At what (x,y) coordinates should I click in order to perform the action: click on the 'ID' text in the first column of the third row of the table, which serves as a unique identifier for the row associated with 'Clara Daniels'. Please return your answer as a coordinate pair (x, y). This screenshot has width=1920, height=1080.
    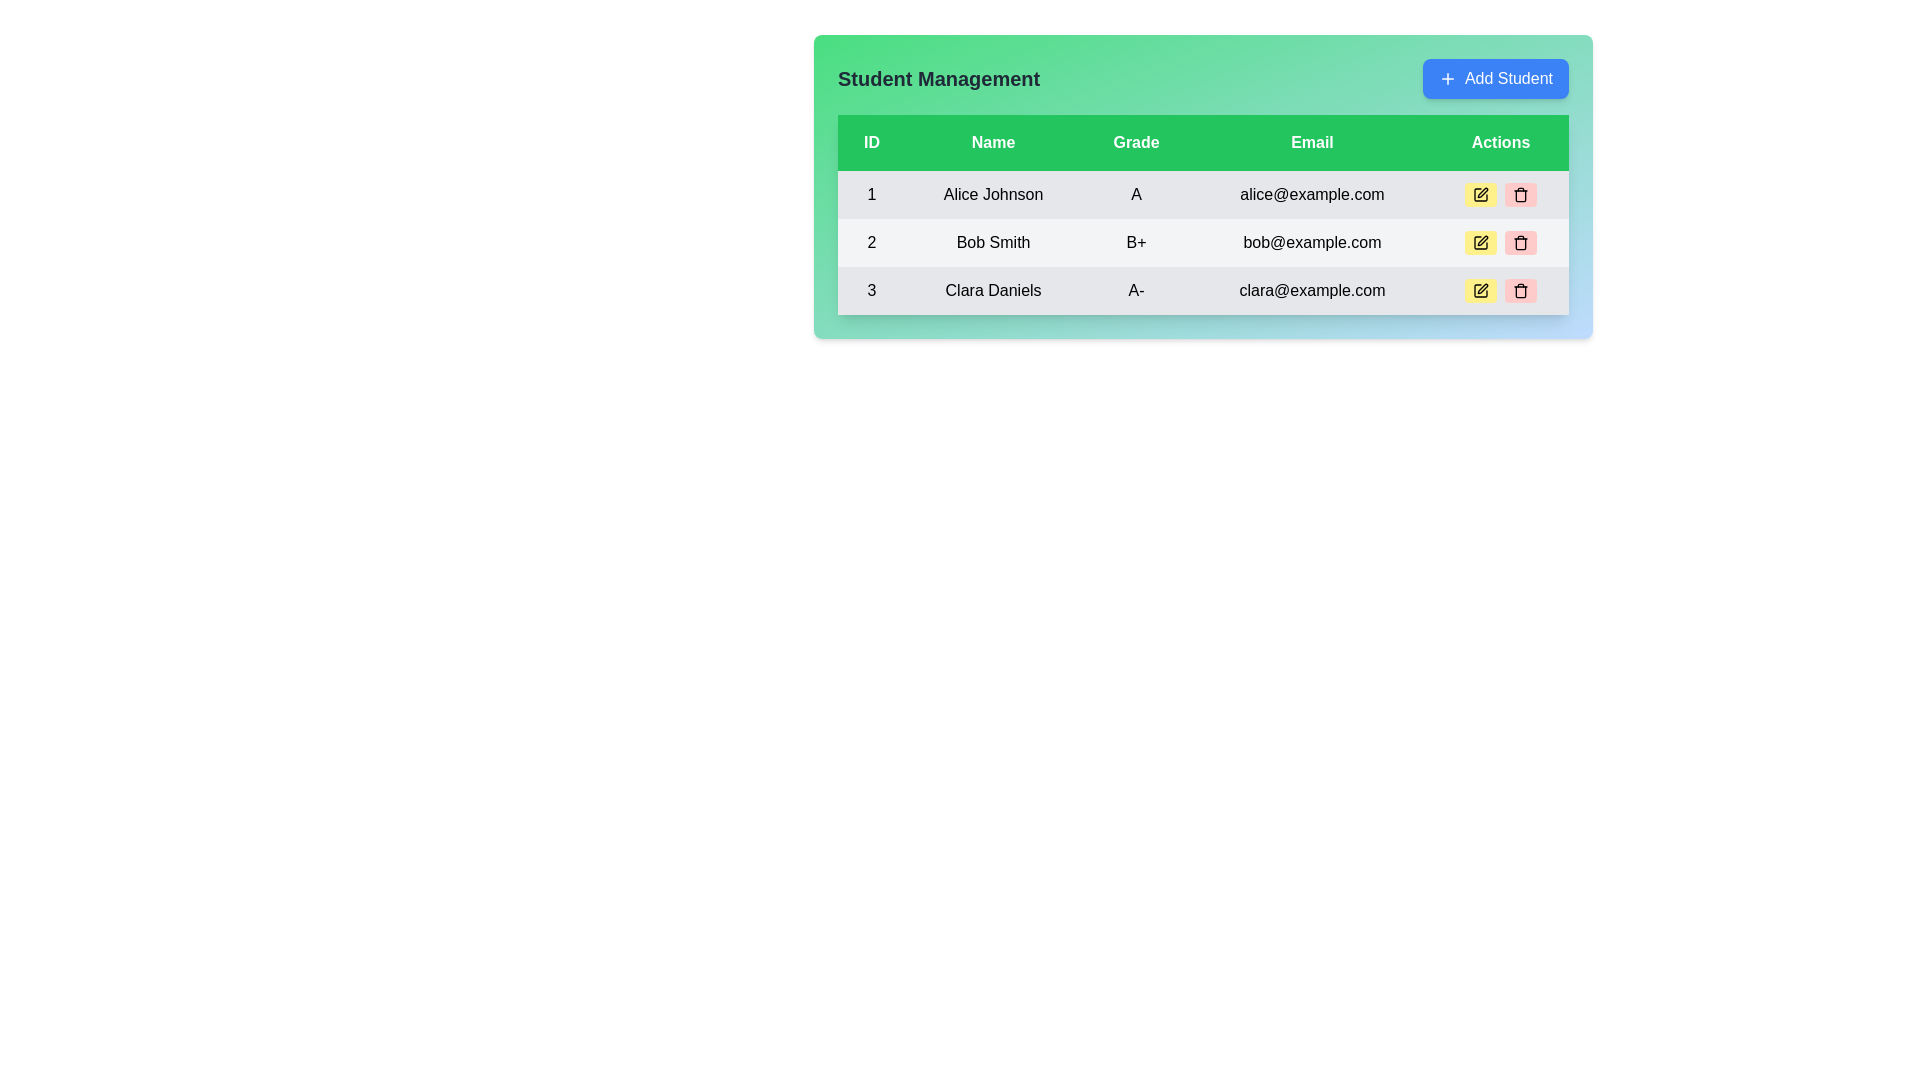
    Looking at the image, I should click on (872, 290).